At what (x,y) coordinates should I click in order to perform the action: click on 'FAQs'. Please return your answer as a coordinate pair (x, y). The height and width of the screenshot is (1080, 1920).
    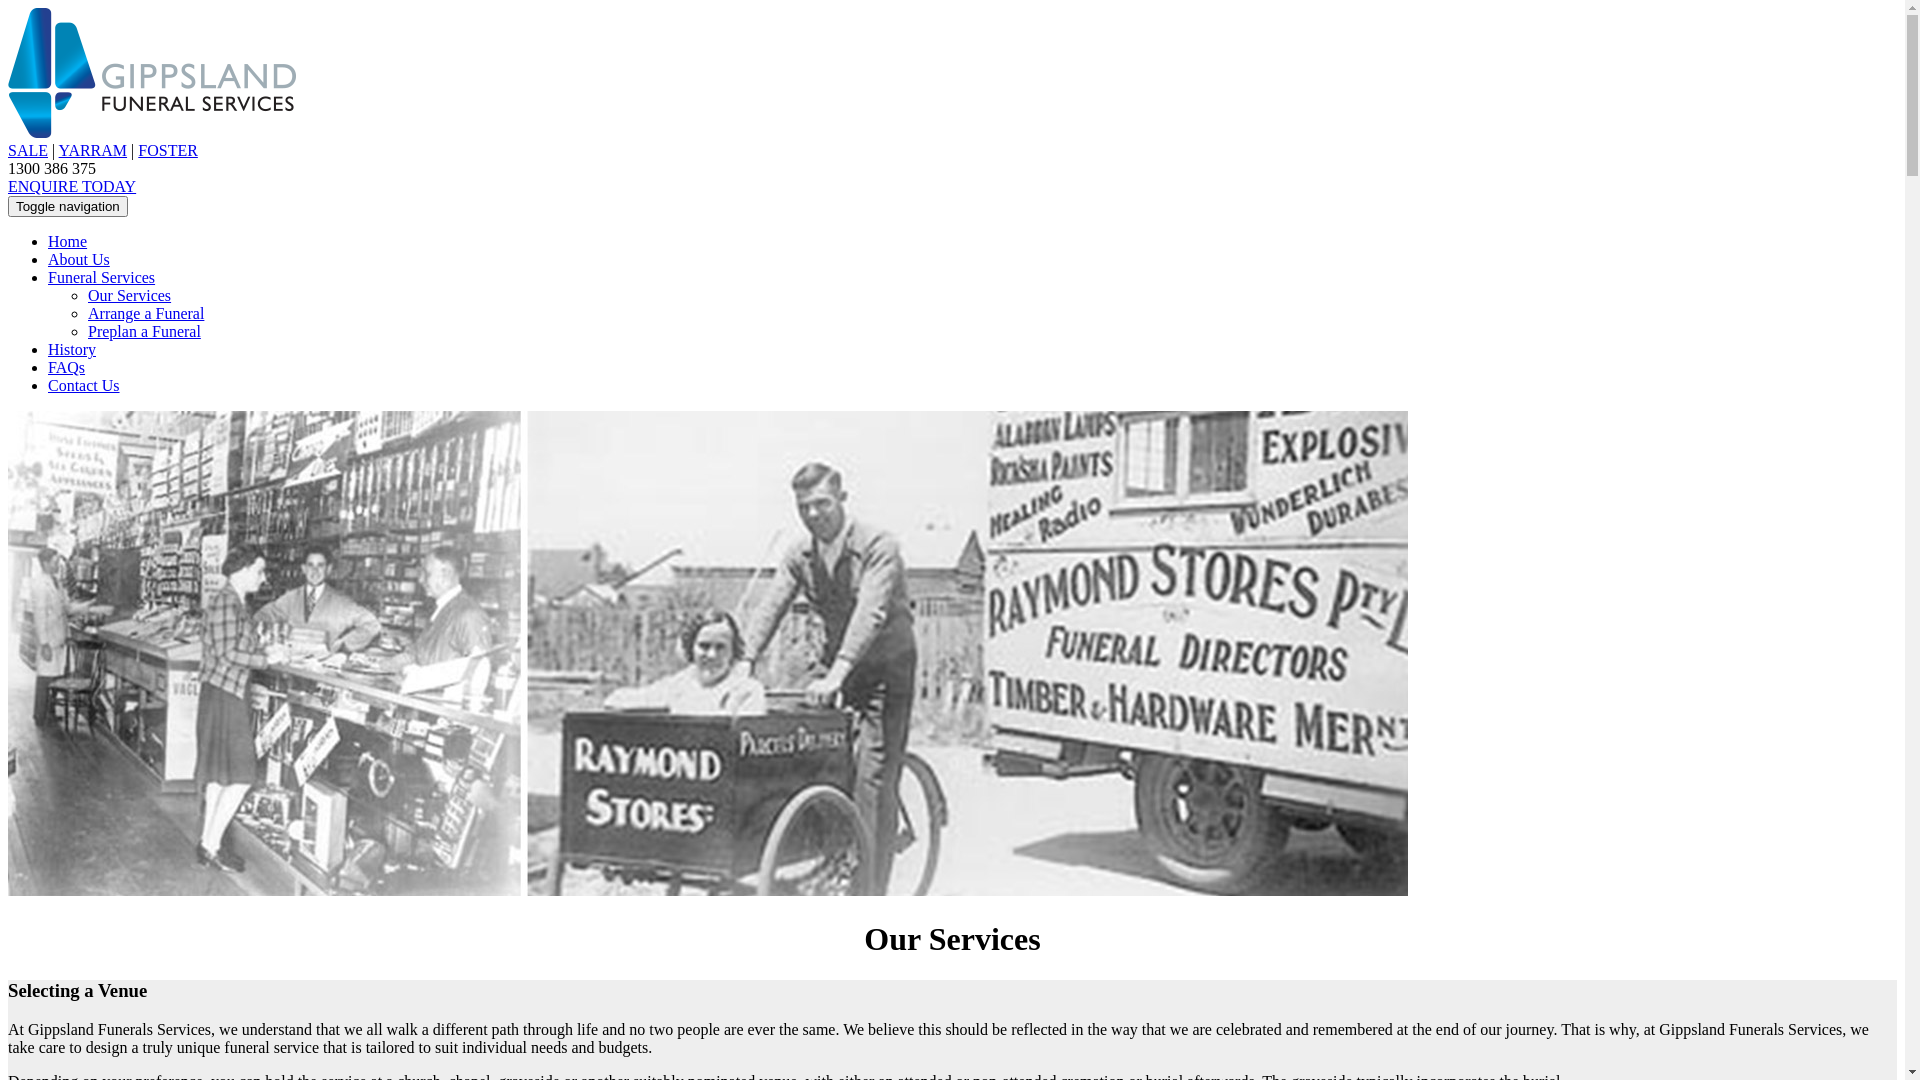
    Looking at the image, I should click on (48, 367).